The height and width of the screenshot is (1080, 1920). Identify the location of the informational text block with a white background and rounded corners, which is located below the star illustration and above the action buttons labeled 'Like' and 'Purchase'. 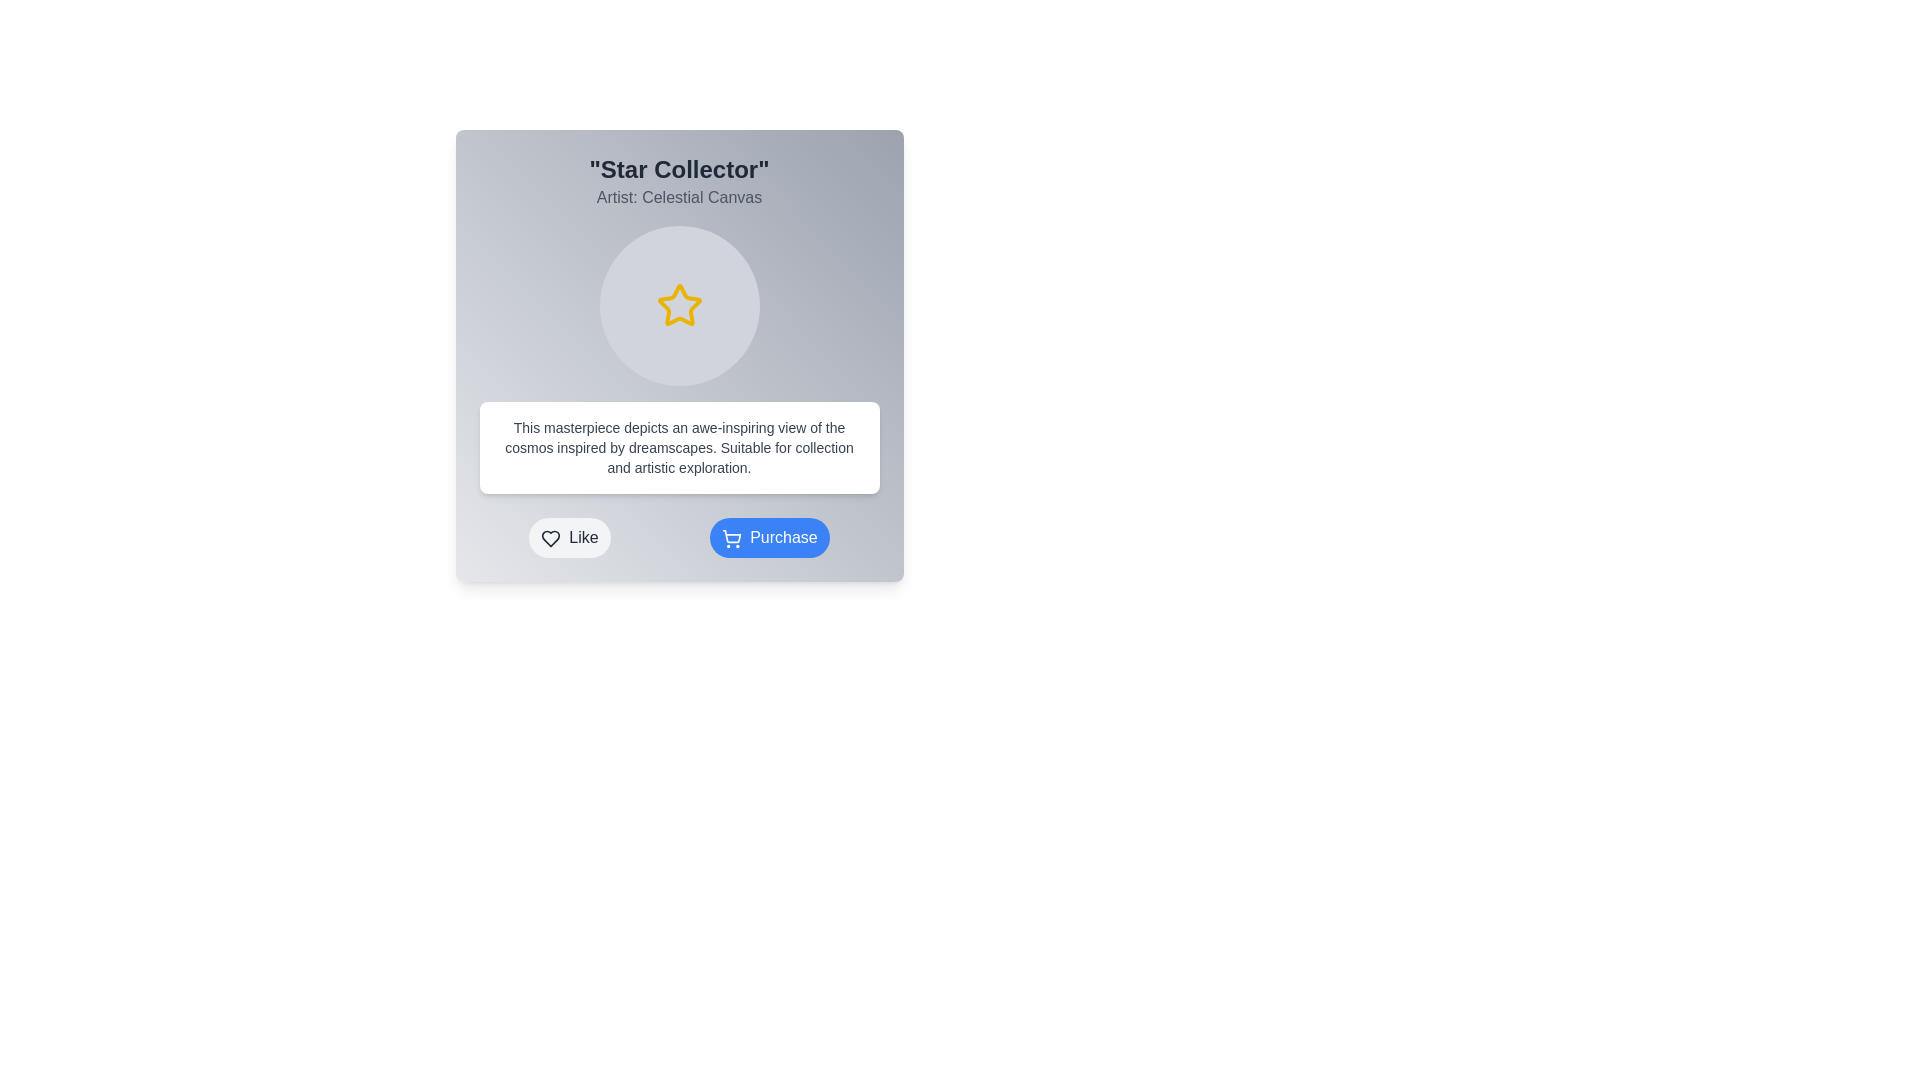
(679, 446).